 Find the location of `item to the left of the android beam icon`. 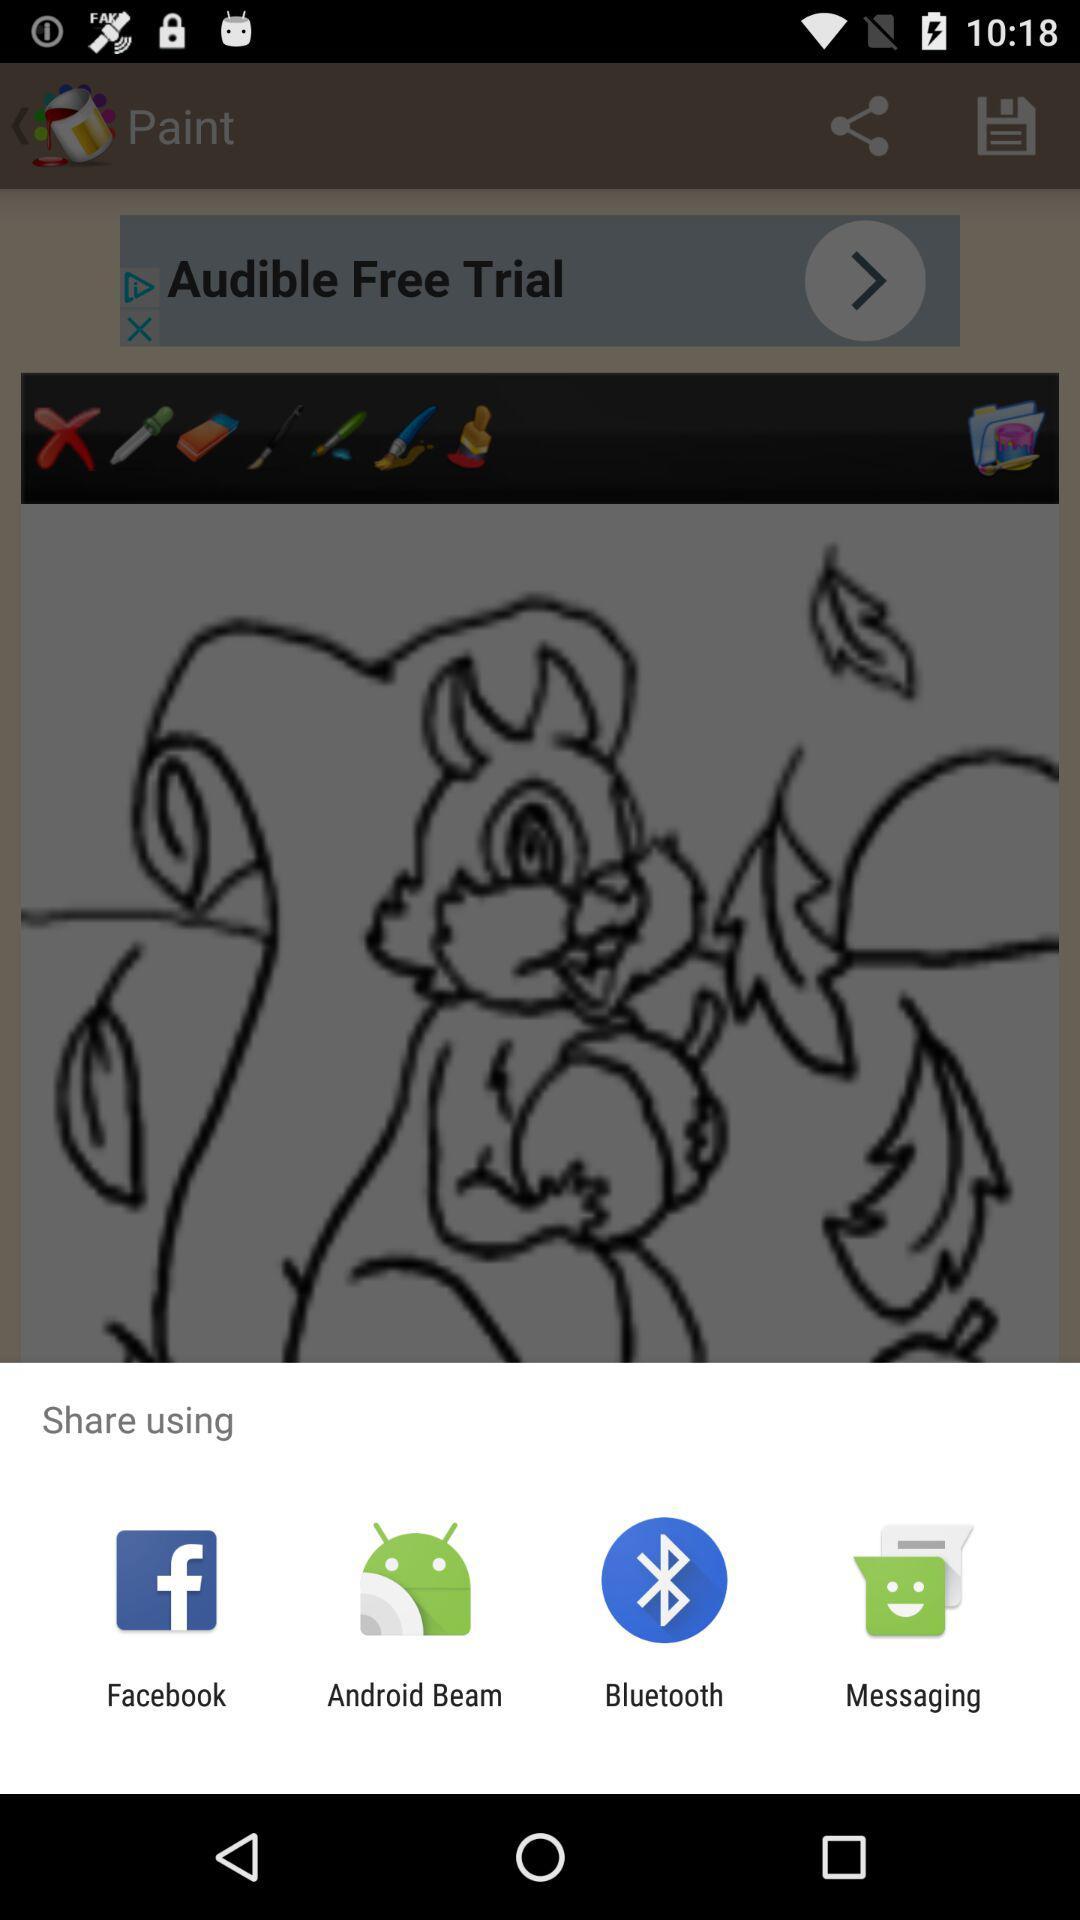

item to the left of the android beam icon is located at coordinates (165, 1711).